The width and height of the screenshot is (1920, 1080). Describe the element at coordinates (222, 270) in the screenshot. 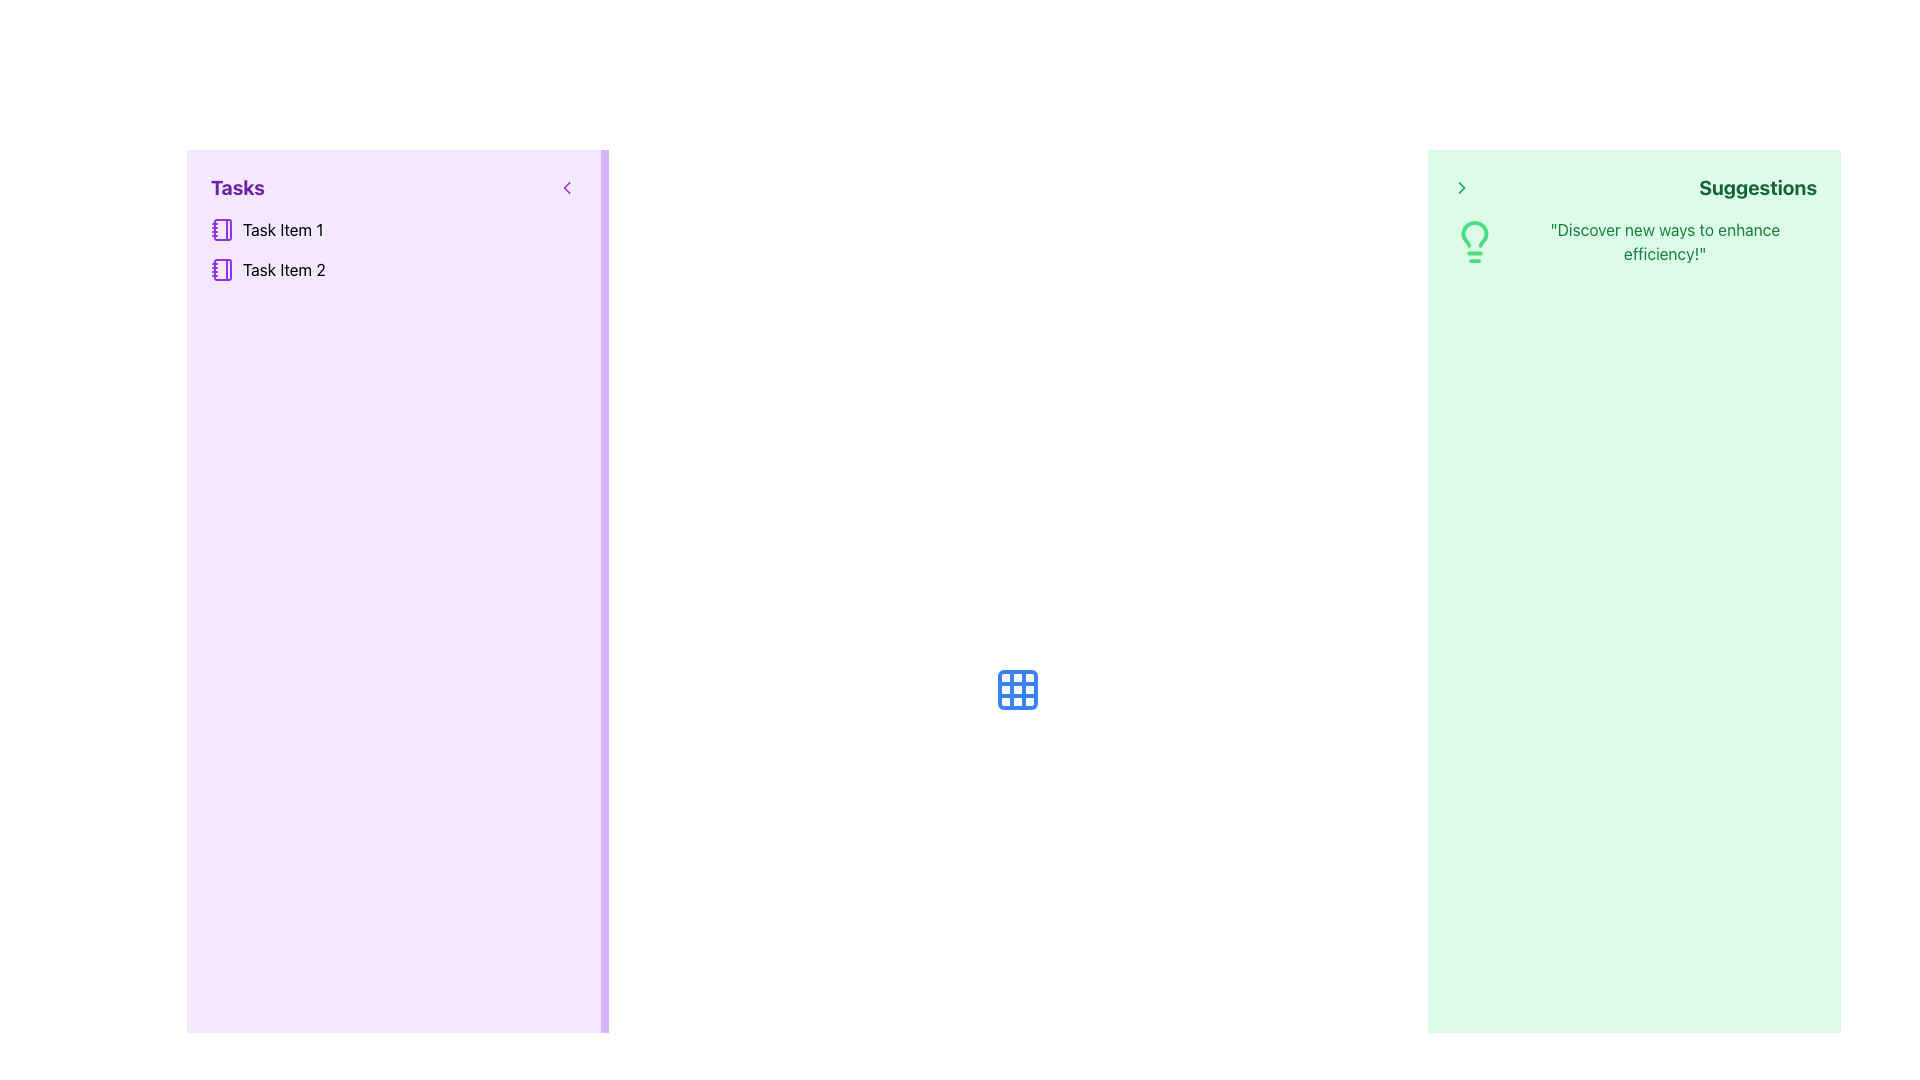

I see `the inner rectangular section of the notebook icon located in the left panel, which visually indicates a task or note-related item` at that location.